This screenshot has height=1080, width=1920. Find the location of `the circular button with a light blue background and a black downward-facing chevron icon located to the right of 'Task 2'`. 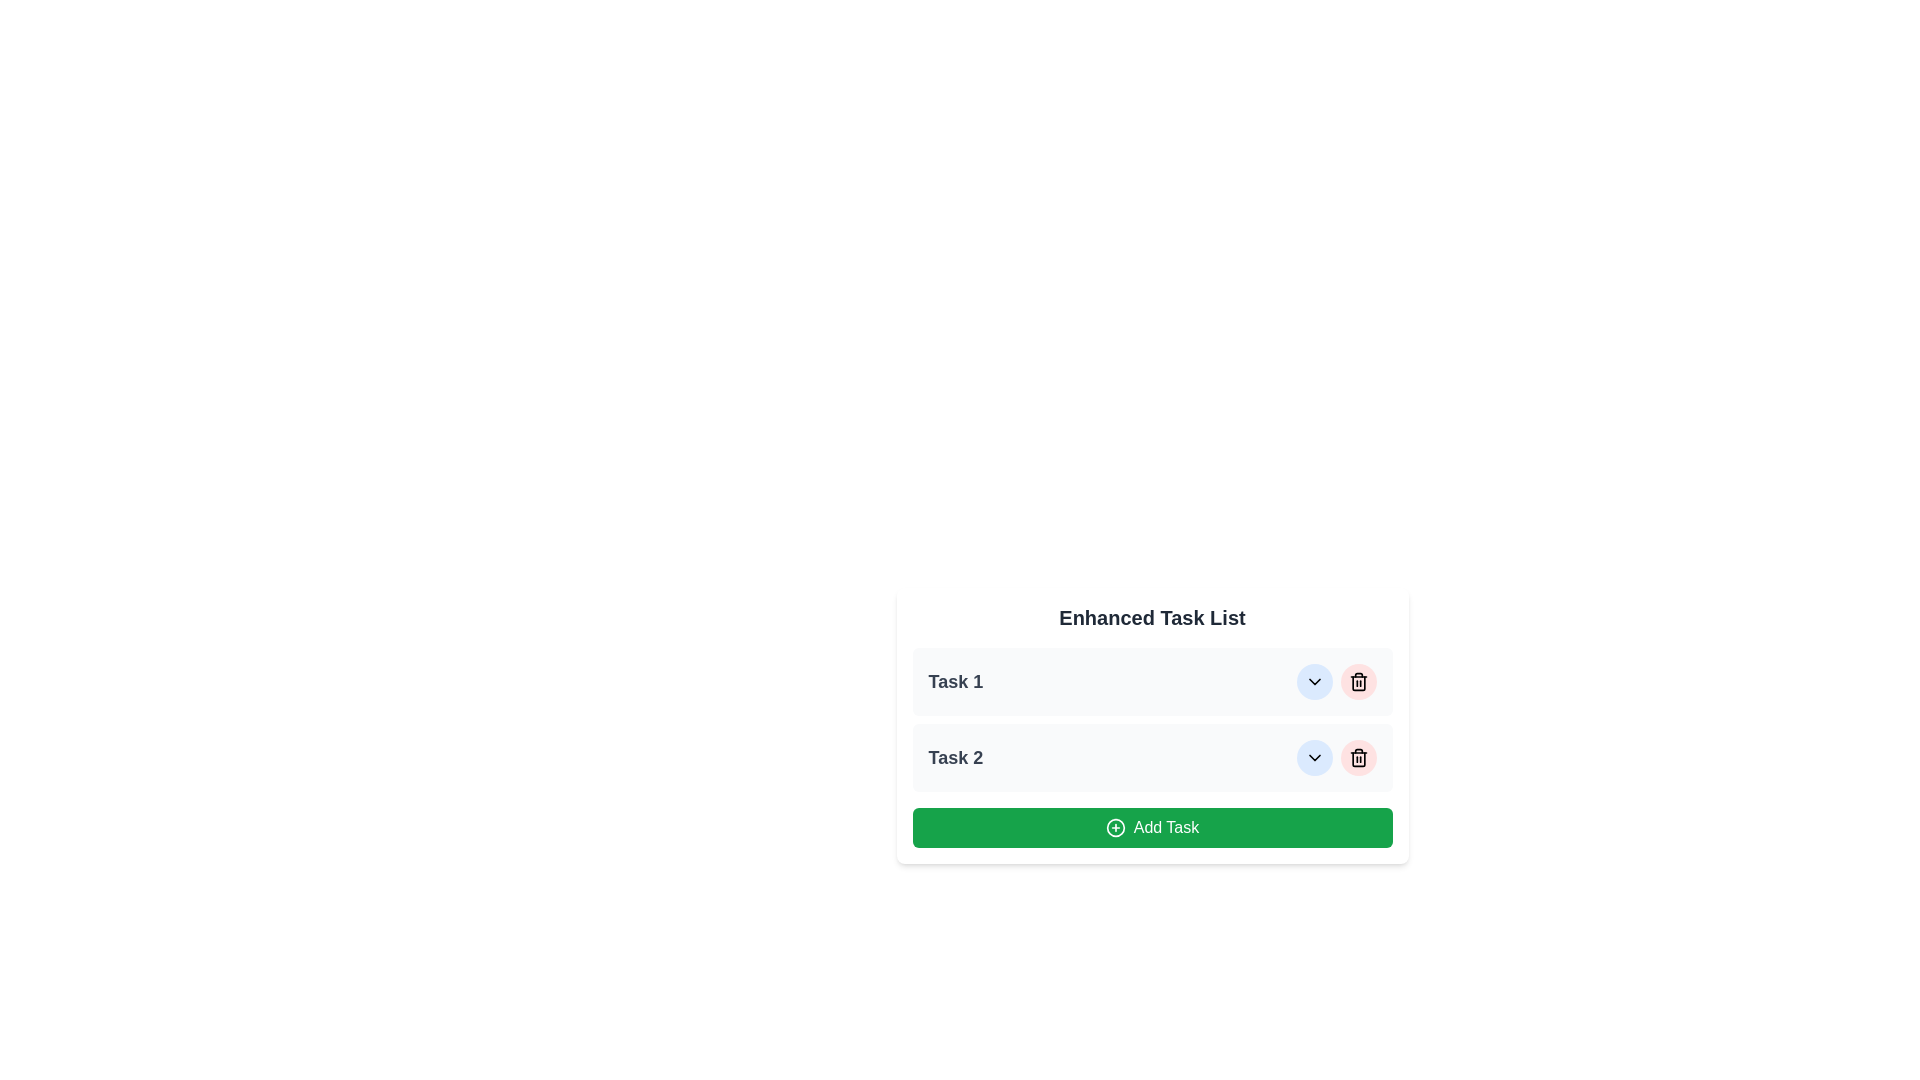

the circular button with a light blue background and a black downward-facing chevron icon located to the right of 'Task 2' is located at coordinates (1314, 681).